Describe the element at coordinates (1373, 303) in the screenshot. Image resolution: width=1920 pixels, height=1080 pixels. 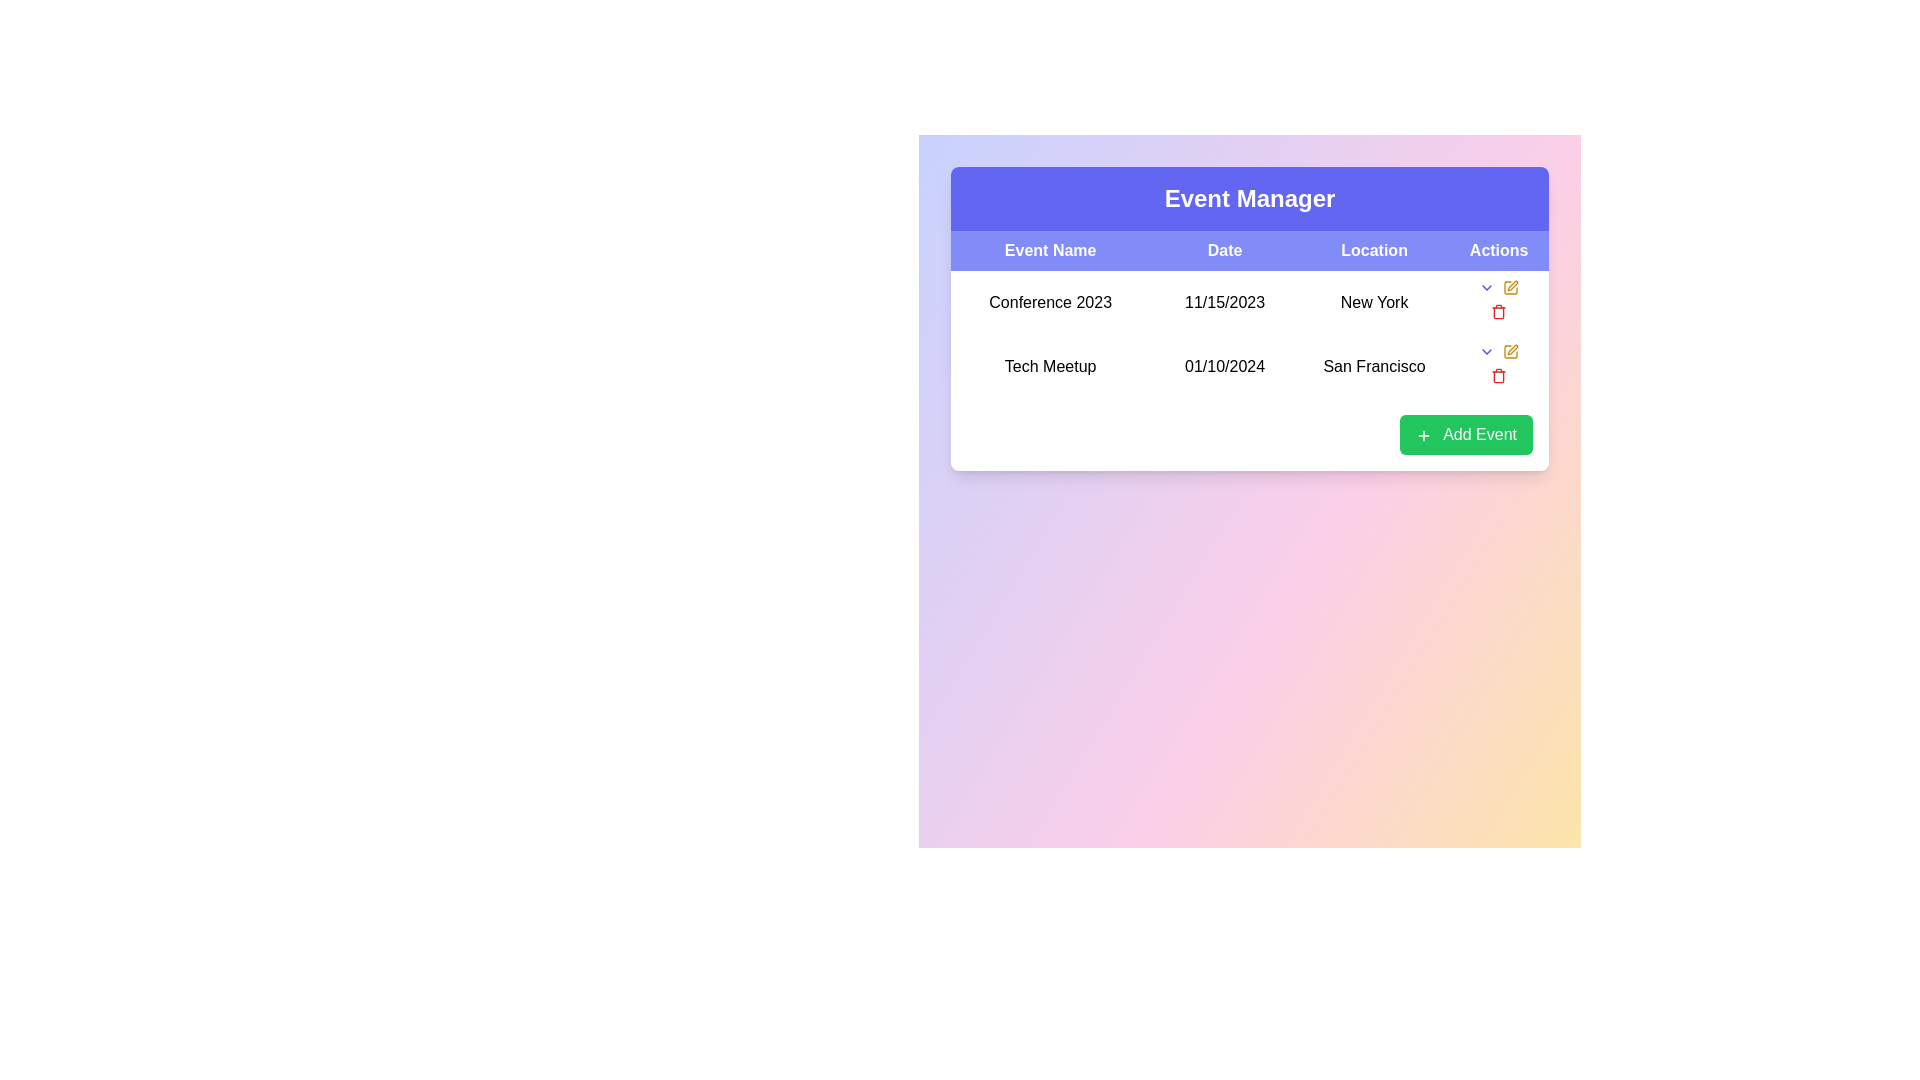
I see `the static Text label displaying the location of the corresponding event in the table under the 'Location' header, located in the third column of the first row` at that location.